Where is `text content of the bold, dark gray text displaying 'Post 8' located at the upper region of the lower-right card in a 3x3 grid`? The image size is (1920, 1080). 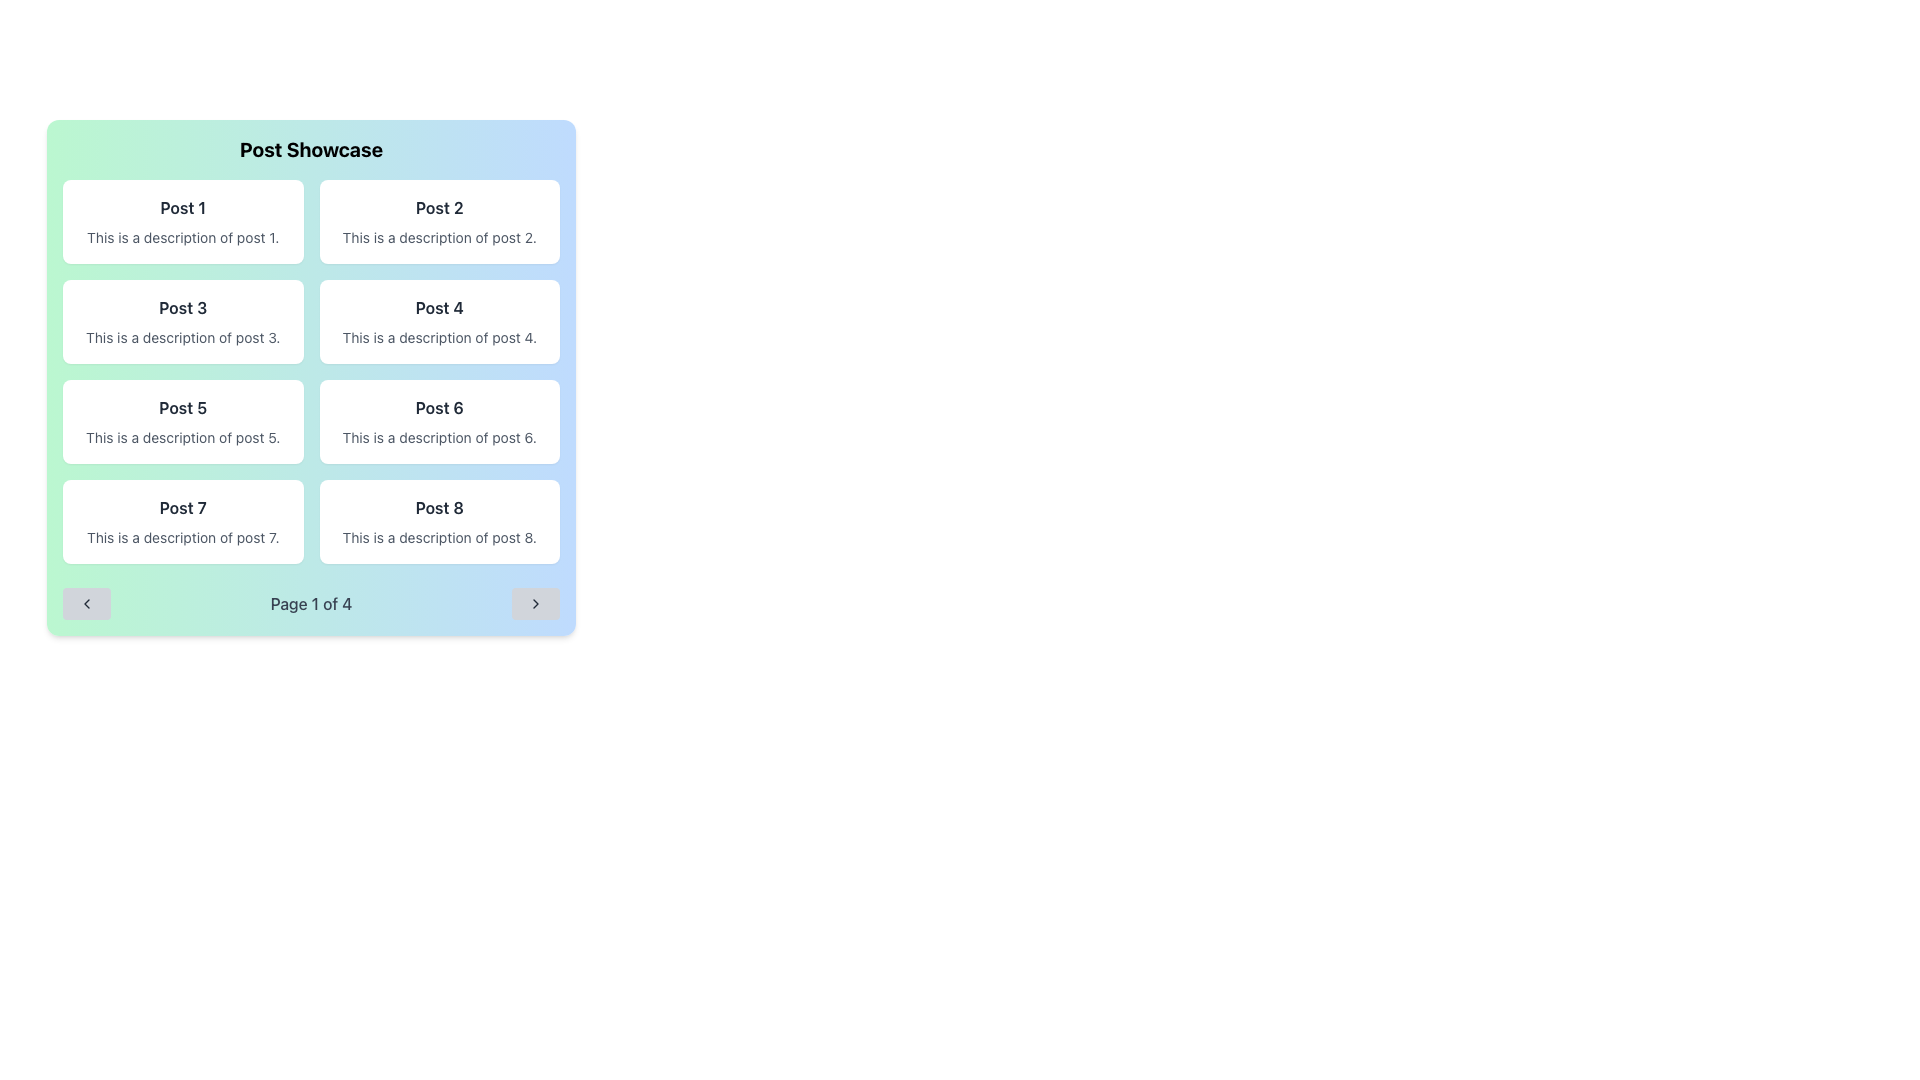 text content of the bold, dark gray text displaying 'Post 8' located at the upper region of the lower-right card in a 3x3 grid is located at coordinates (438, 507).